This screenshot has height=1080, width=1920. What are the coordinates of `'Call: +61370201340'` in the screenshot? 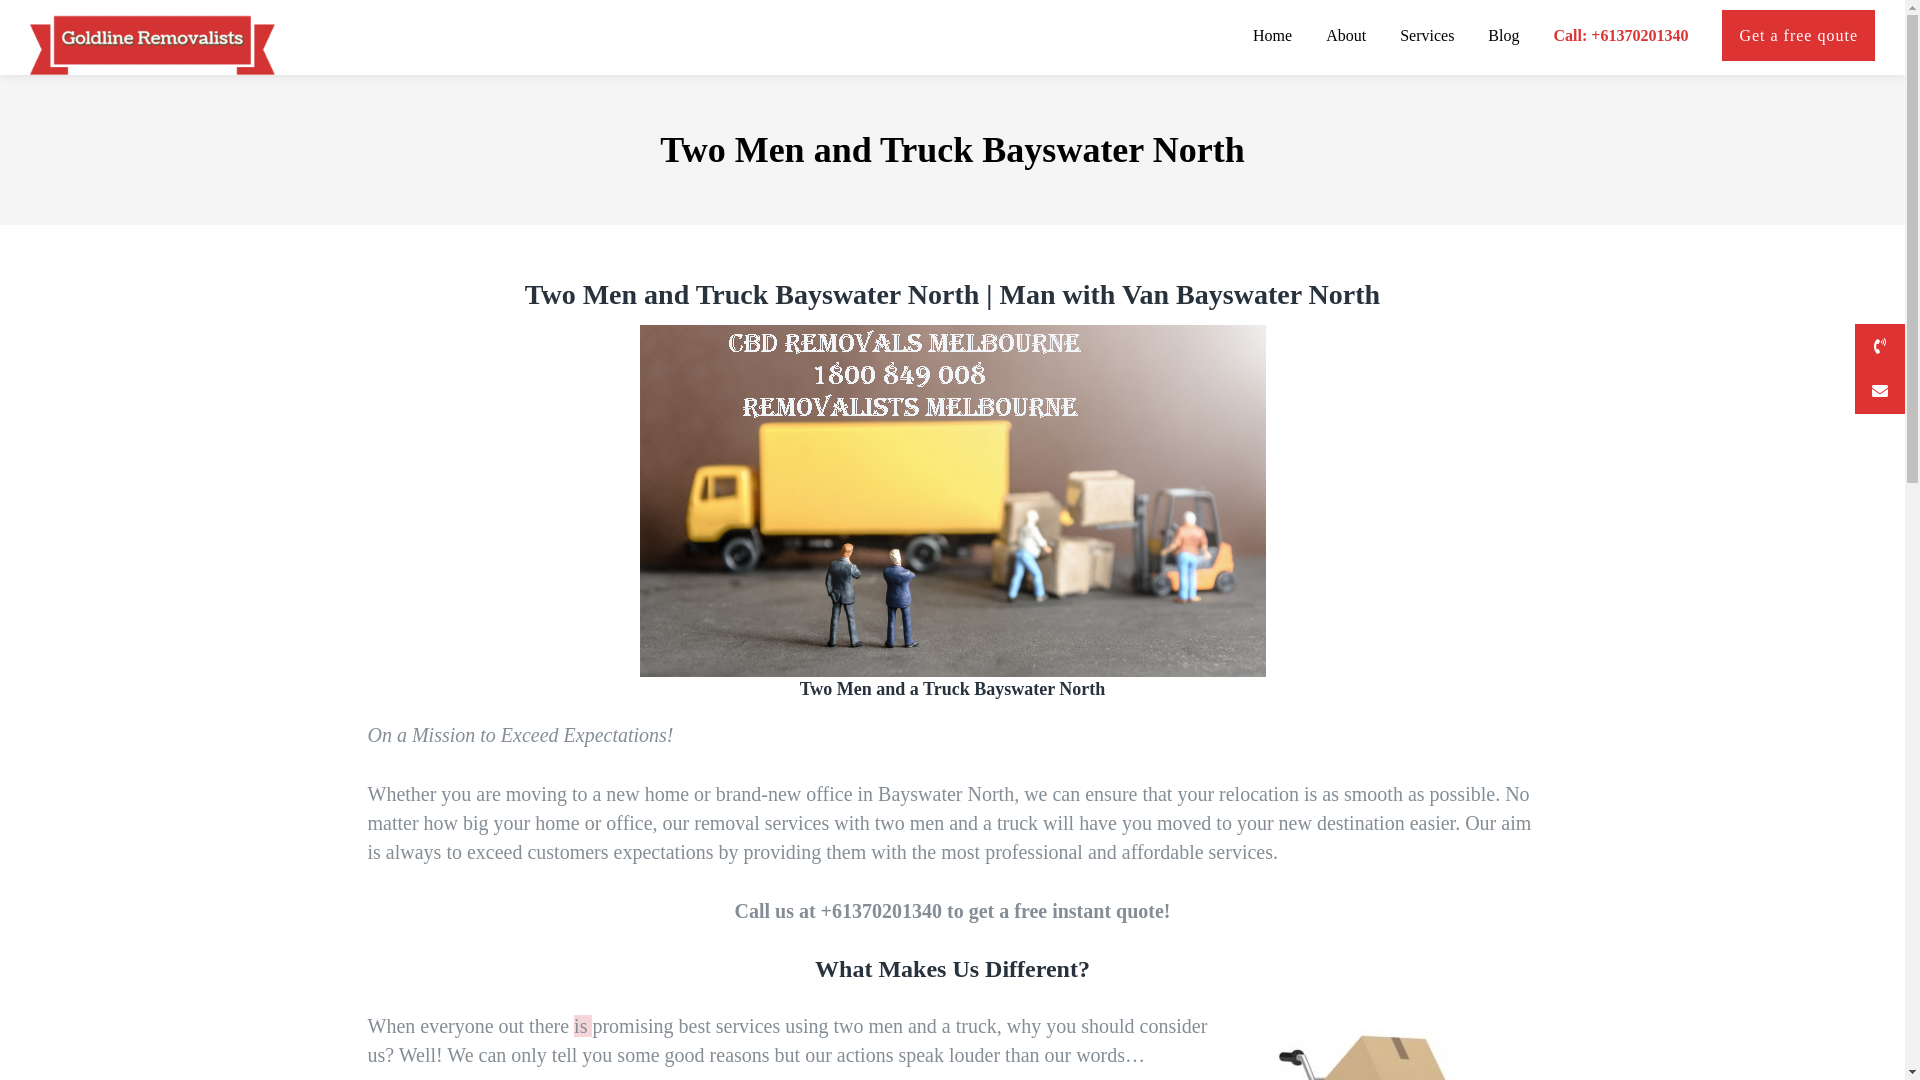 It's located at (1620, 37).